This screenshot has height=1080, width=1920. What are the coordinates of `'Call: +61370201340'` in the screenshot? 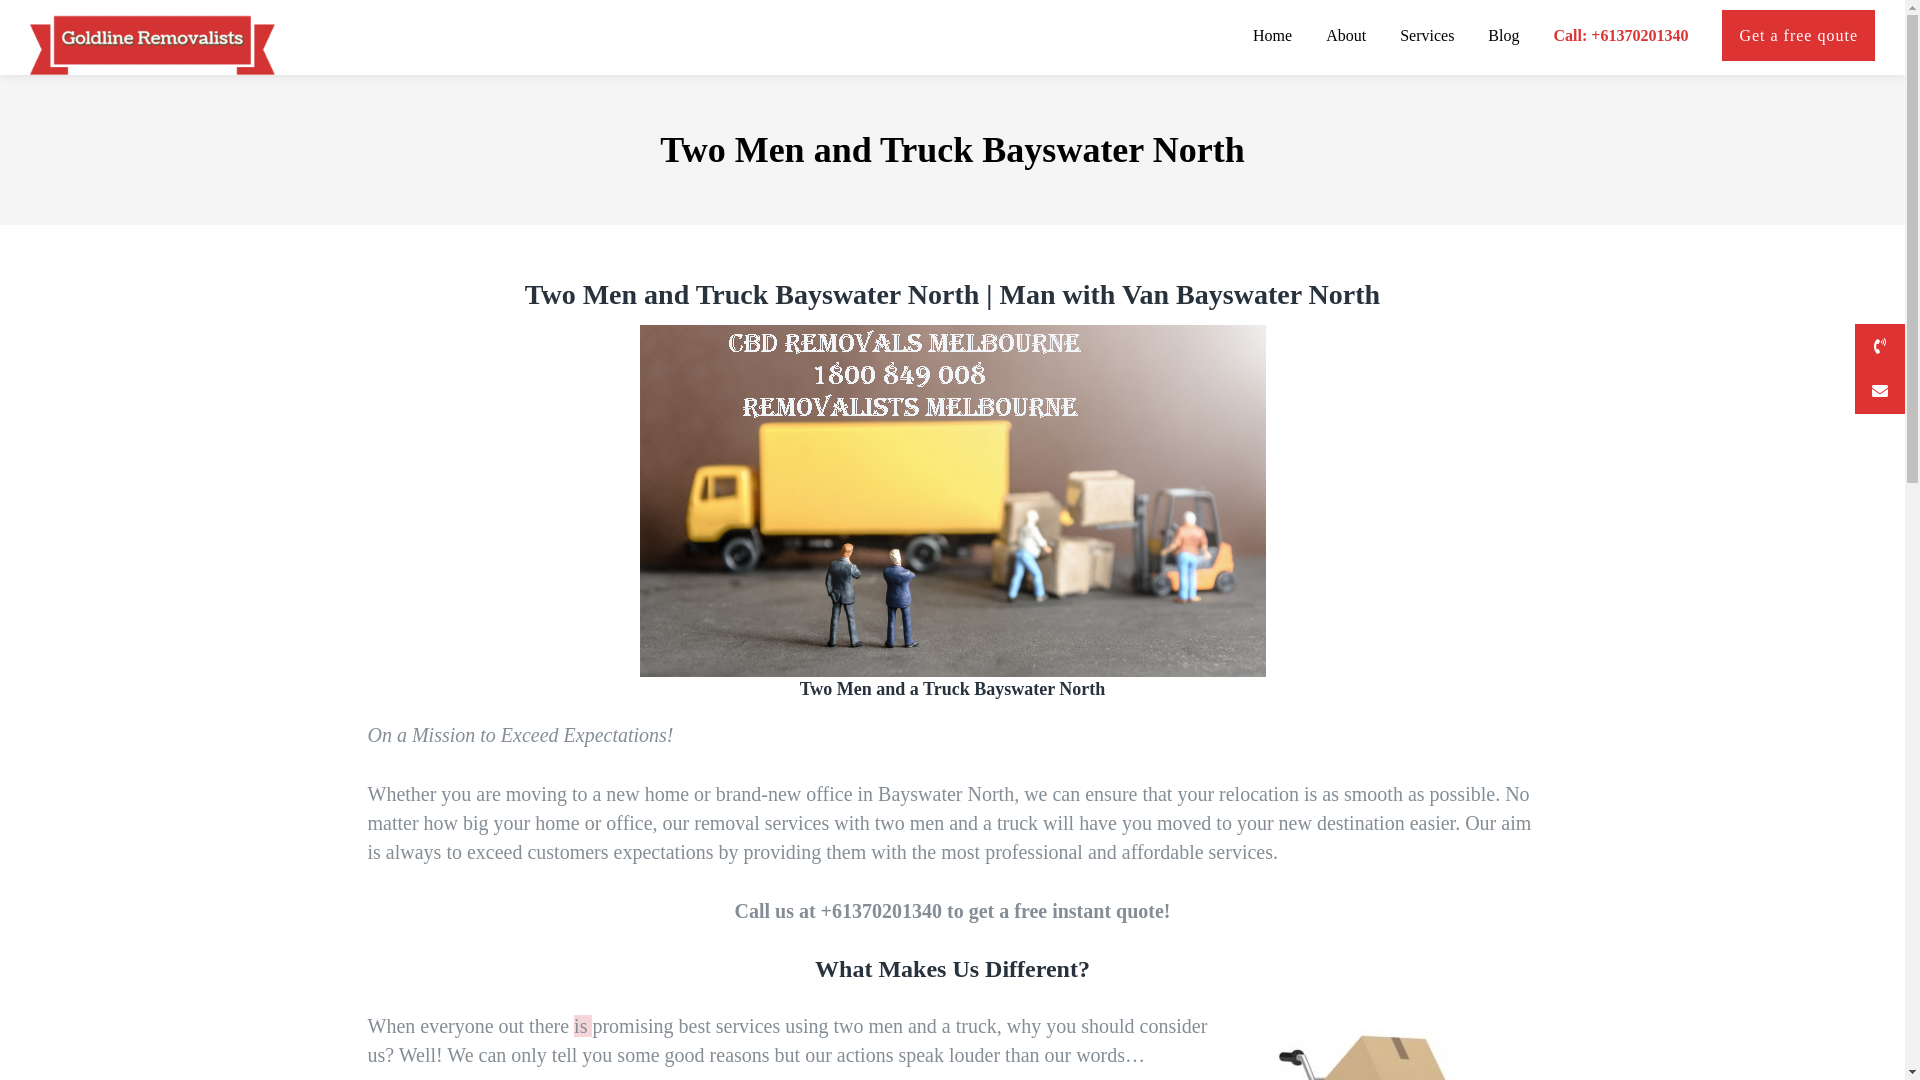 It's located at (1620, 37).